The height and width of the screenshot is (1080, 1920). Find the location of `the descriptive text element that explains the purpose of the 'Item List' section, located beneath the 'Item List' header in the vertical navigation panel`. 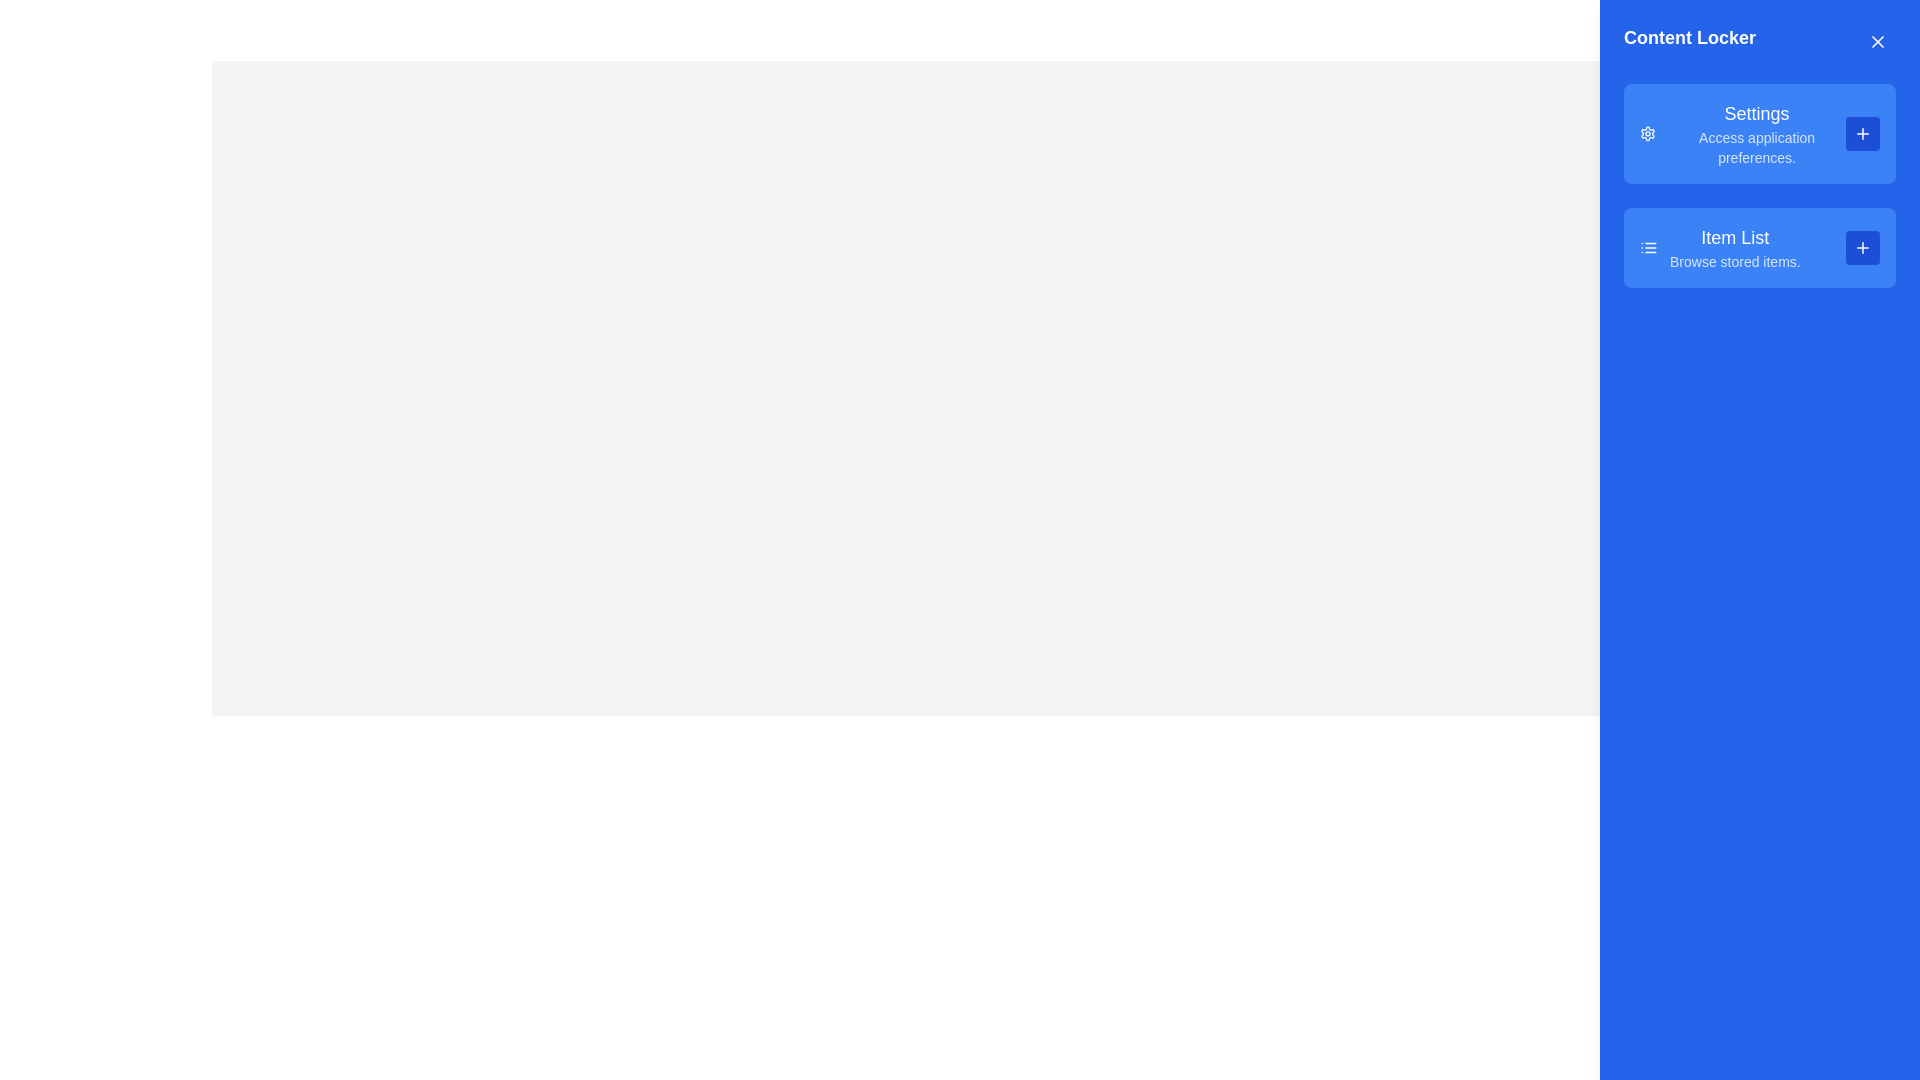

the descriptive text element that explains the purpose of the 'Item List' section, located beneath the 'Item List' header in the vertical navigation panel is located at coordinates (1734, 261).